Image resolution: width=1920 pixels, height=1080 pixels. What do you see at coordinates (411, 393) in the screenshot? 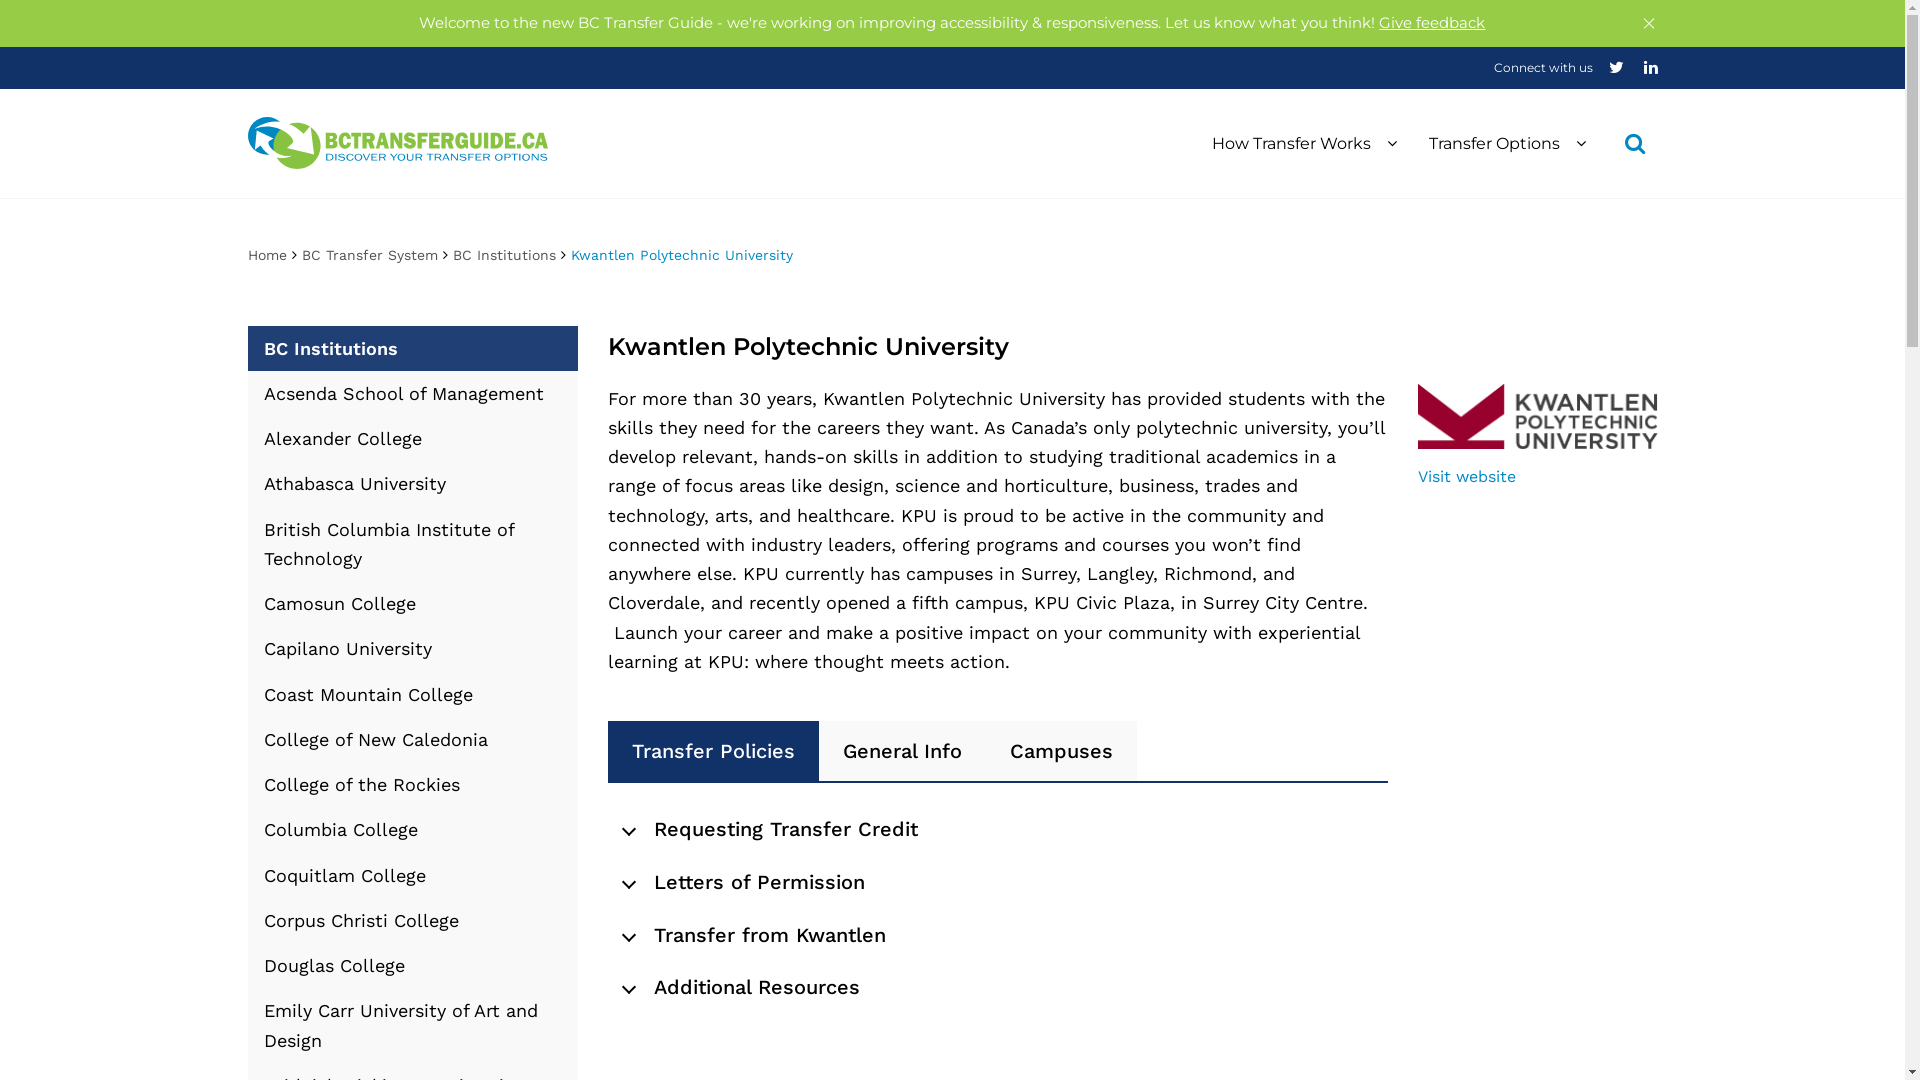
I see `'Acsenda School of Management'` at bounding box center [411, 393].